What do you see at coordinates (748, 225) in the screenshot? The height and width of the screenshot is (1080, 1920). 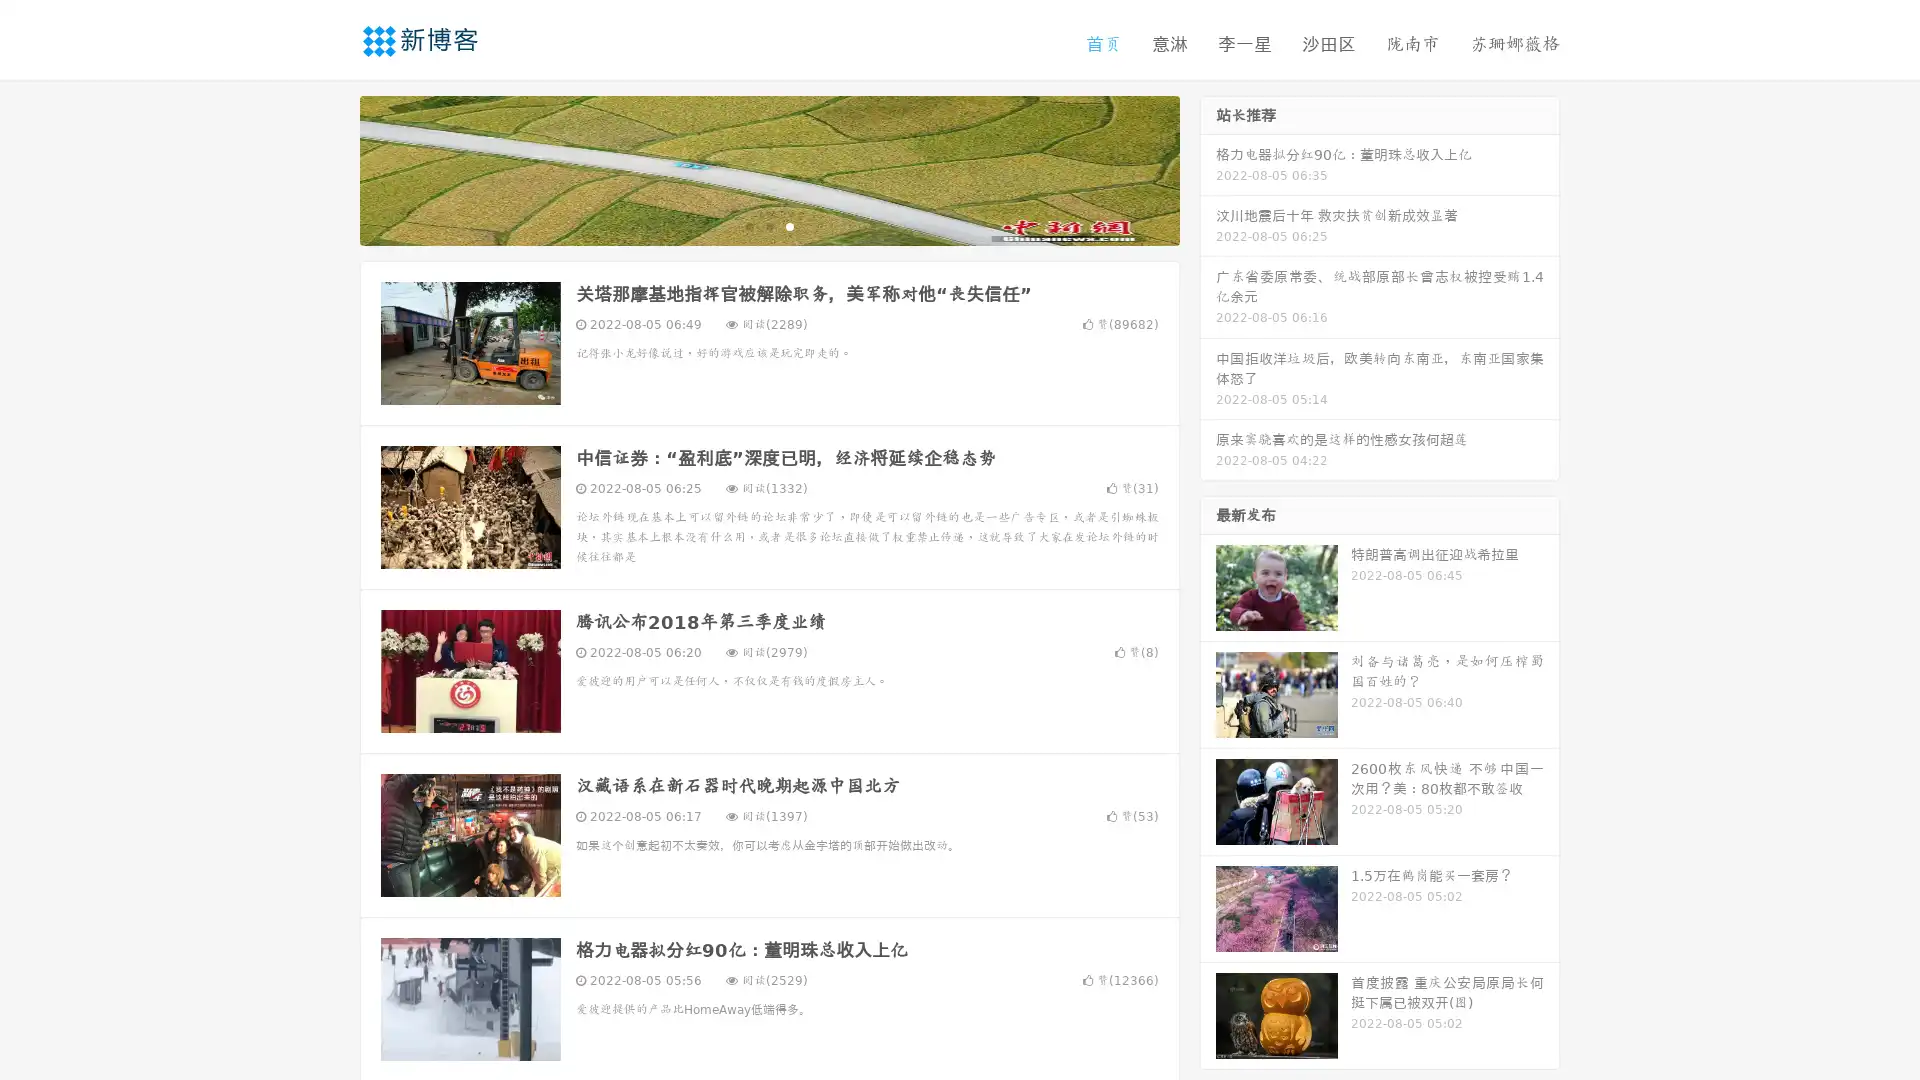 I see `Go to slide 1` at bounding box center [748, 225].